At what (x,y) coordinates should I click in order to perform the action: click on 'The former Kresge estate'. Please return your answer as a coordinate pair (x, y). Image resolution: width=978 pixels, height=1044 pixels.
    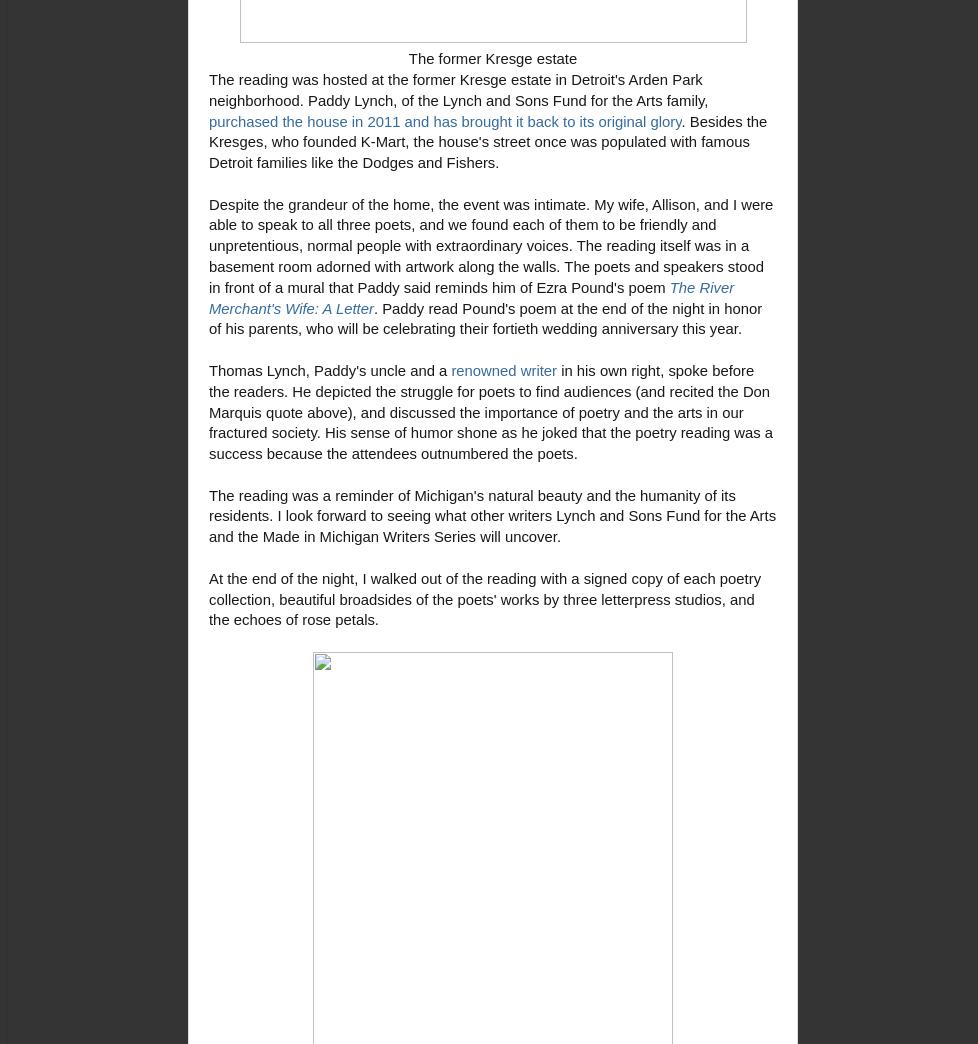
    Looking at the image, I should click on (492, 57).